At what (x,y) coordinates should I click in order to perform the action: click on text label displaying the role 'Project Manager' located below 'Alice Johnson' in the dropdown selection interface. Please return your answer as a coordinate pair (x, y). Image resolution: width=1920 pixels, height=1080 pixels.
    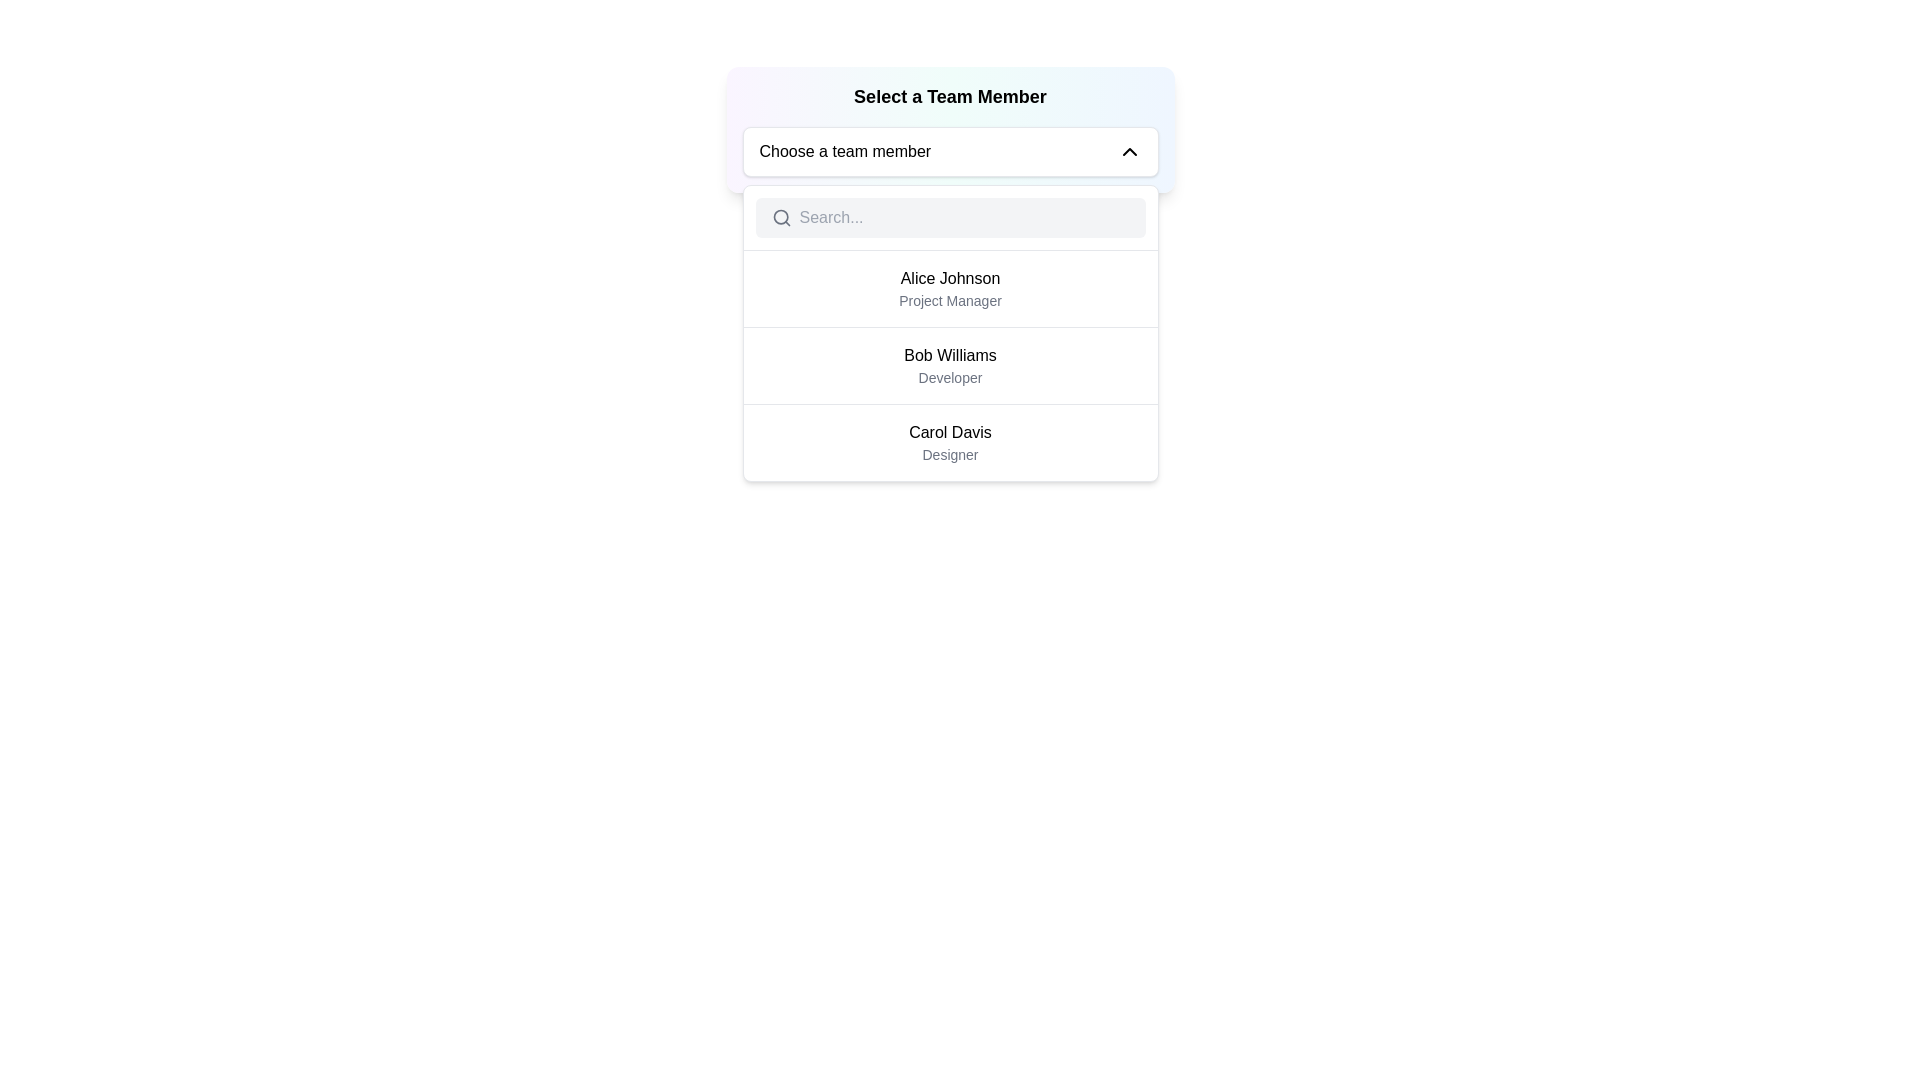
    Looking at the image, I should click on (949, 300).